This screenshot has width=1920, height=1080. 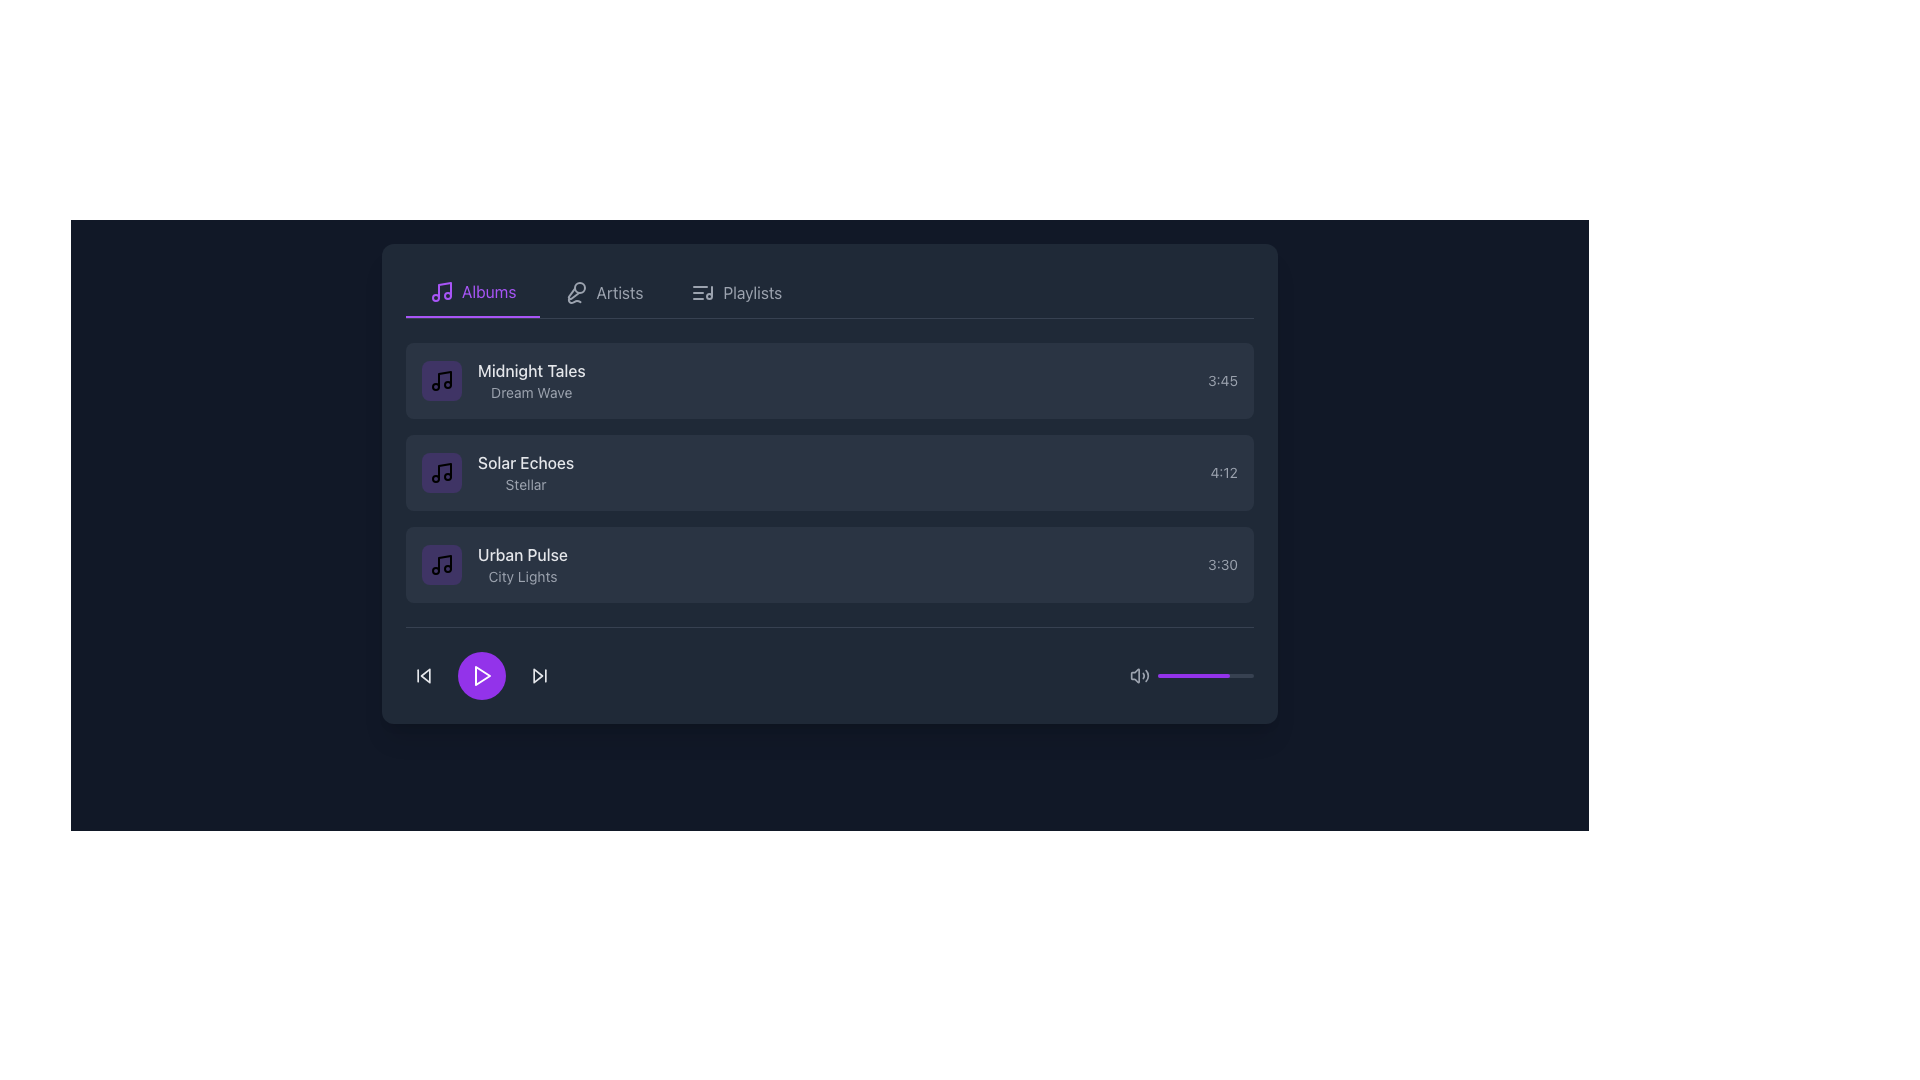 I want to click on the 'Artists' text label, which is a light-gray font in a modern sans-serif typeface, located centrally in the header beside 'Albums' and 'Playlists', so click(x=618, y=293).